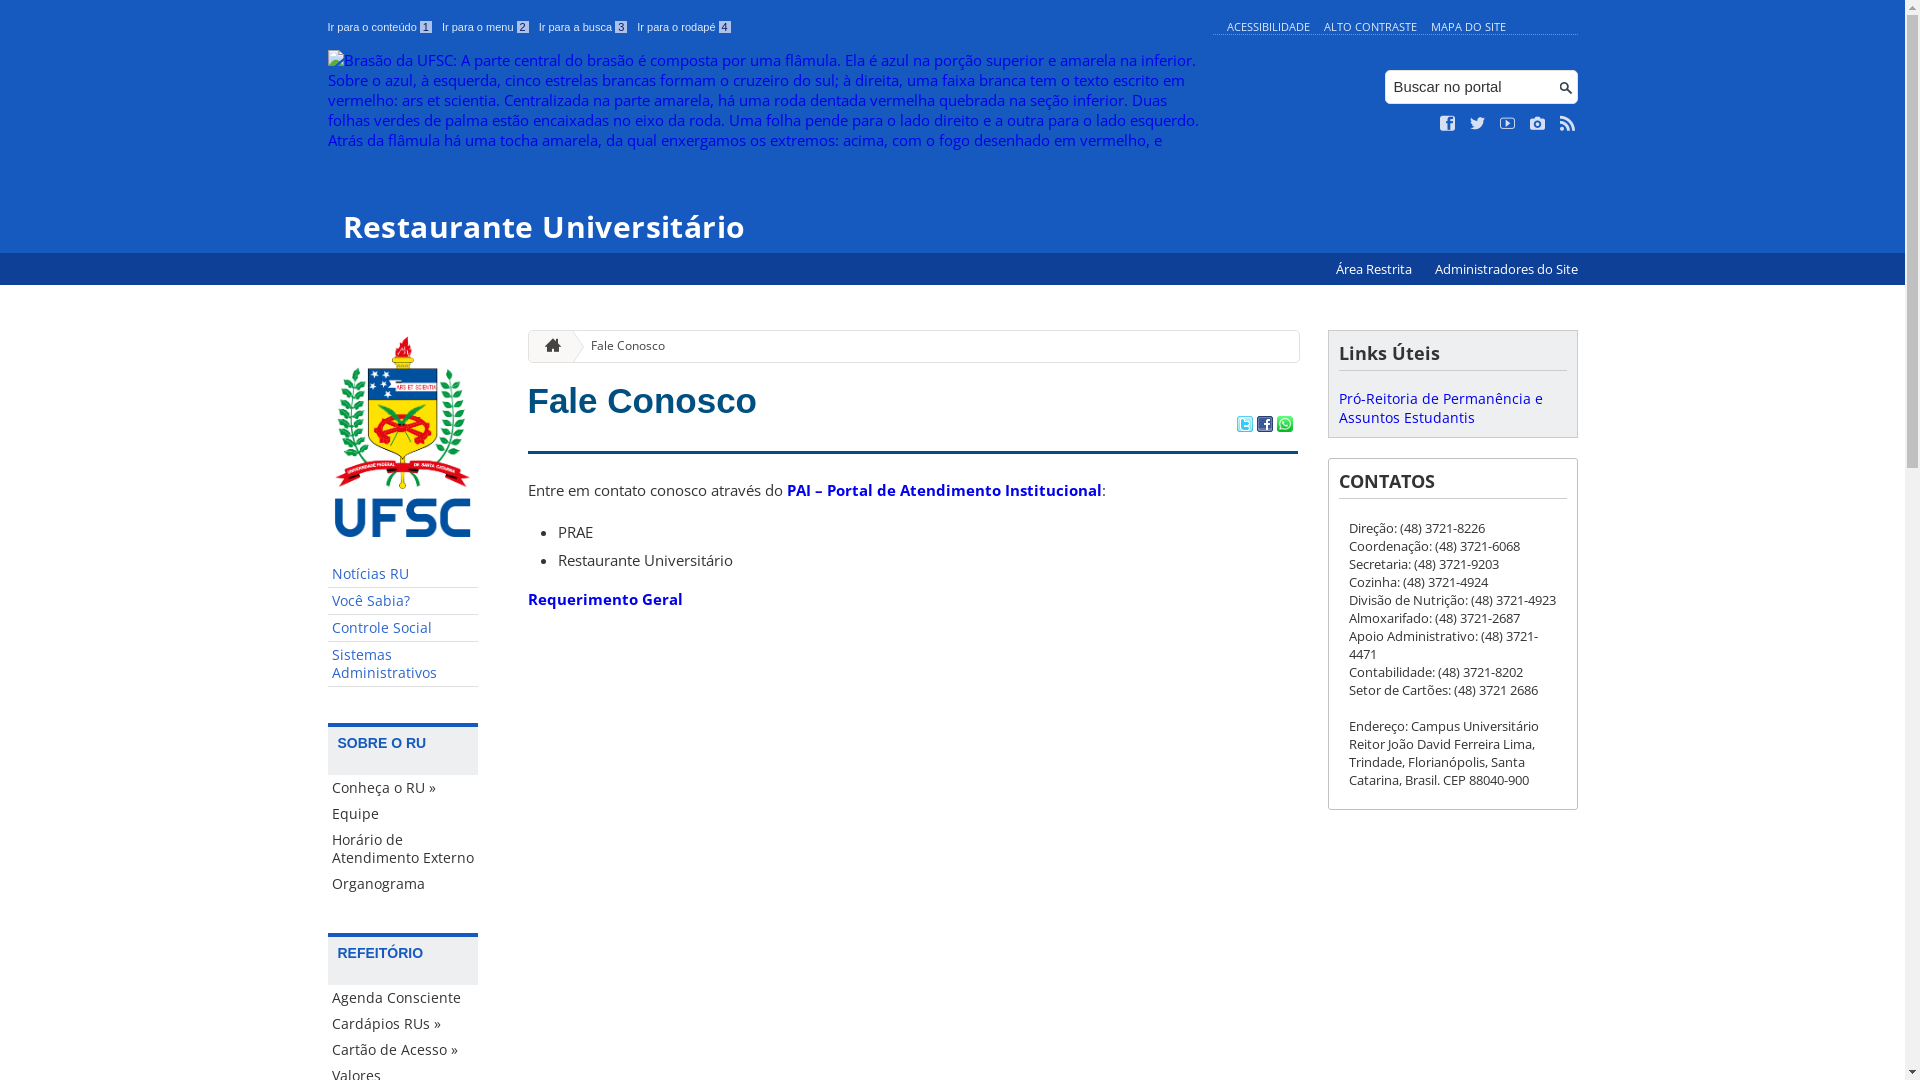 The image size is (1920, 1080). What do you see at coordinates (402, 664) in the screenshot?
I see `'Sistemas Administrativos'` at bounding box center [402, 664].